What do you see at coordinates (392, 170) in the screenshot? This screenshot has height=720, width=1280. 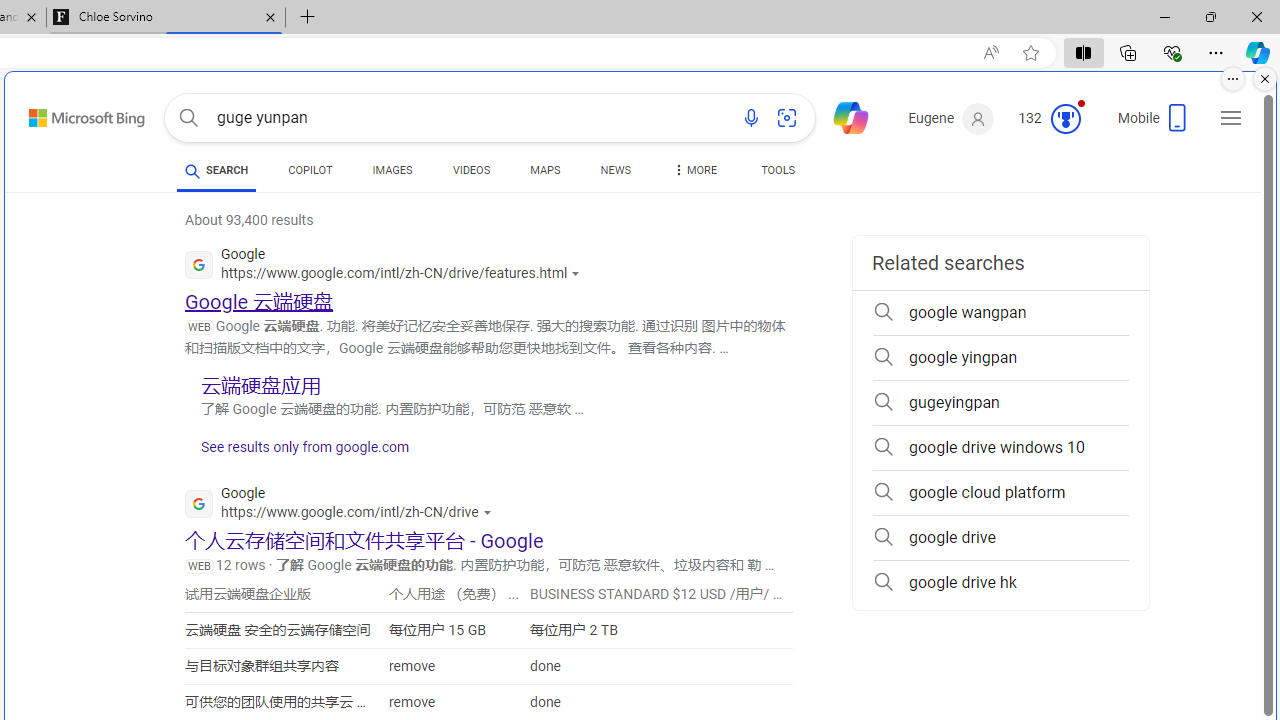 I see `'IMAGES'` at bounding box center [392, 170].